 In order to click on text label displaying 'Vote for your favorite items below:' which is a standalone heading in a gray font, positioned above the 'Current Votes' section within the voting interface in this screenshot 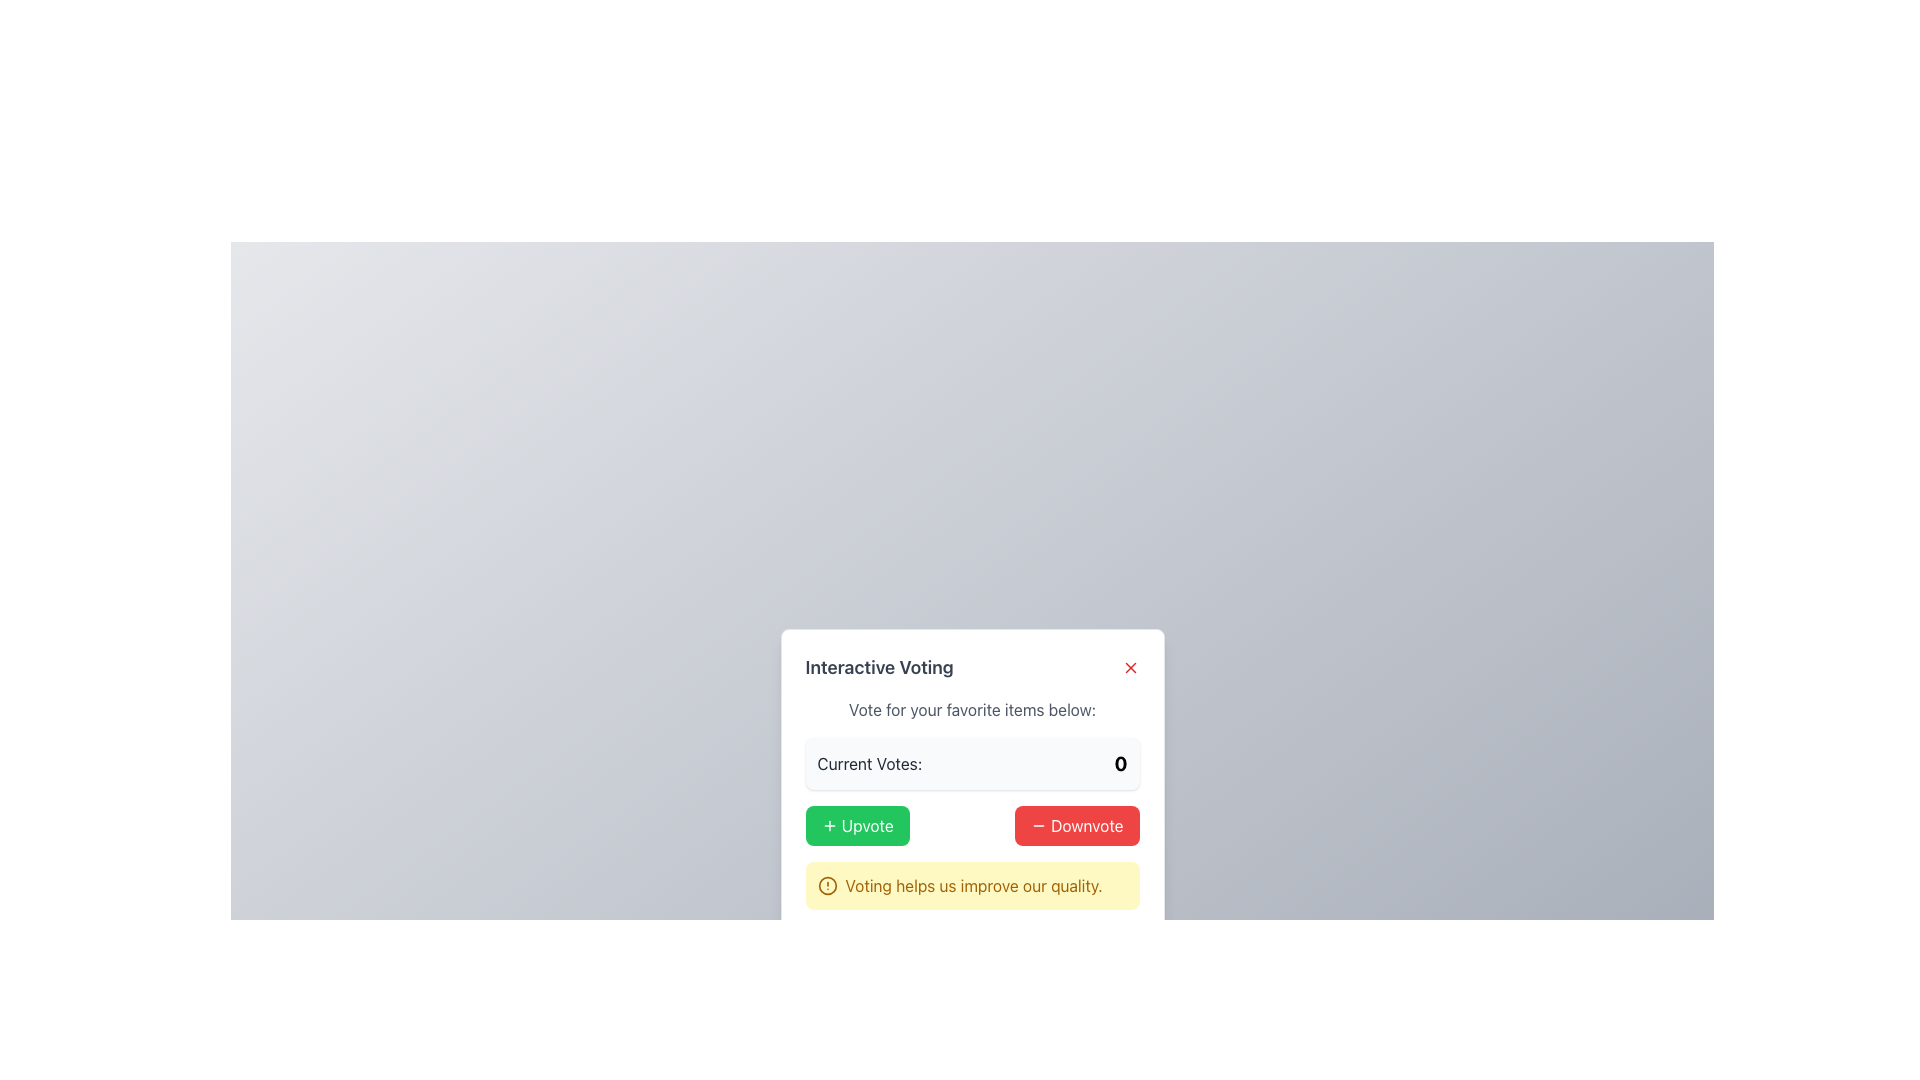, I will do `click(972, 708)`.